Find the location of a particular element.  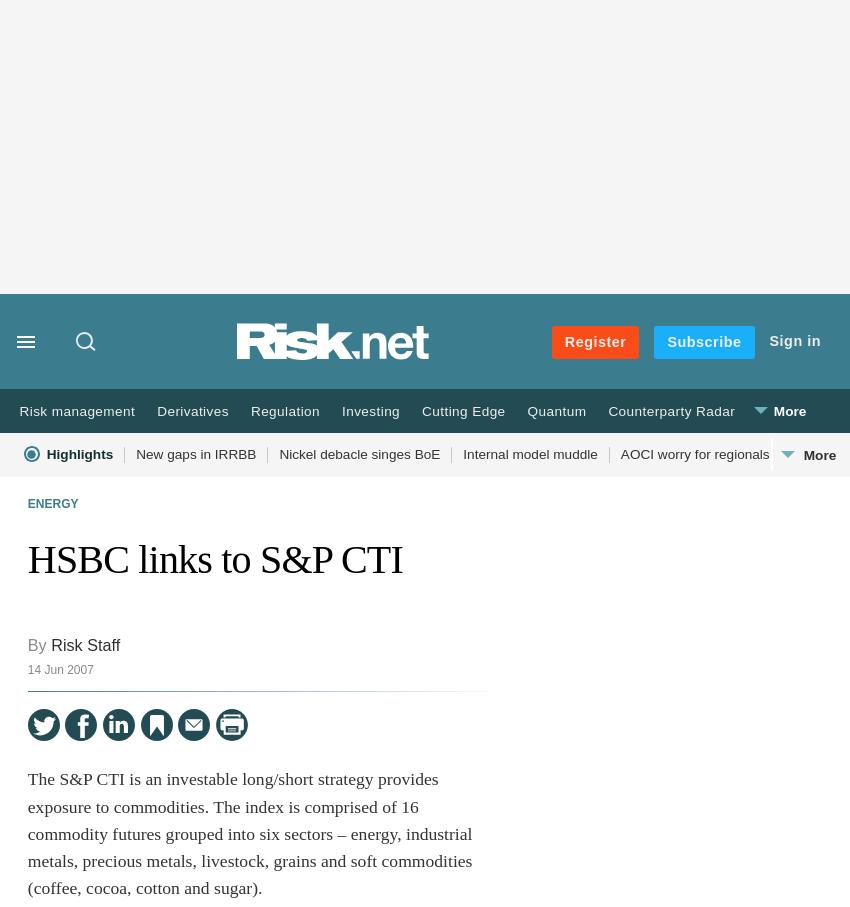

'Nickel debacle singes BoE' is located at coordinates (358, 454).